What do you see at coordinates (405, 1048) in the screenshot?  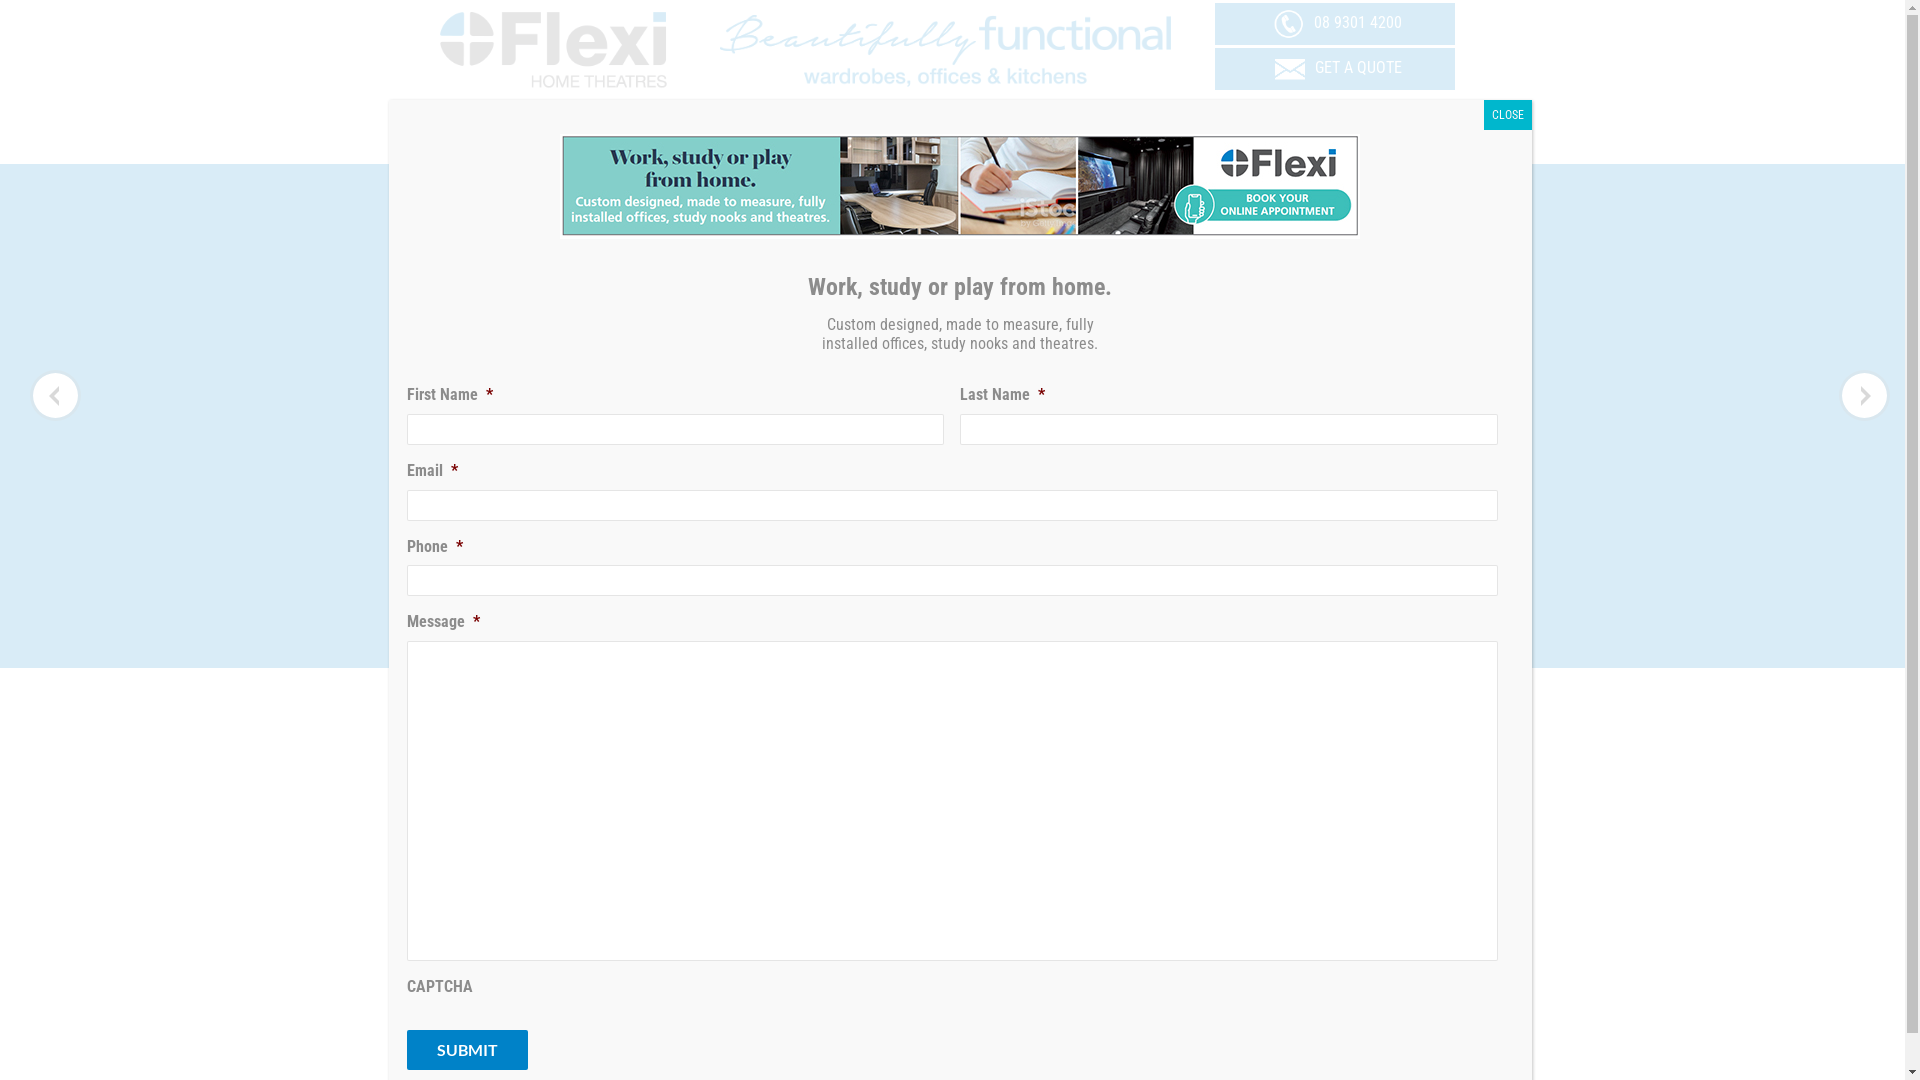 I see `'Submit'` at bounding box center [405, 1048].